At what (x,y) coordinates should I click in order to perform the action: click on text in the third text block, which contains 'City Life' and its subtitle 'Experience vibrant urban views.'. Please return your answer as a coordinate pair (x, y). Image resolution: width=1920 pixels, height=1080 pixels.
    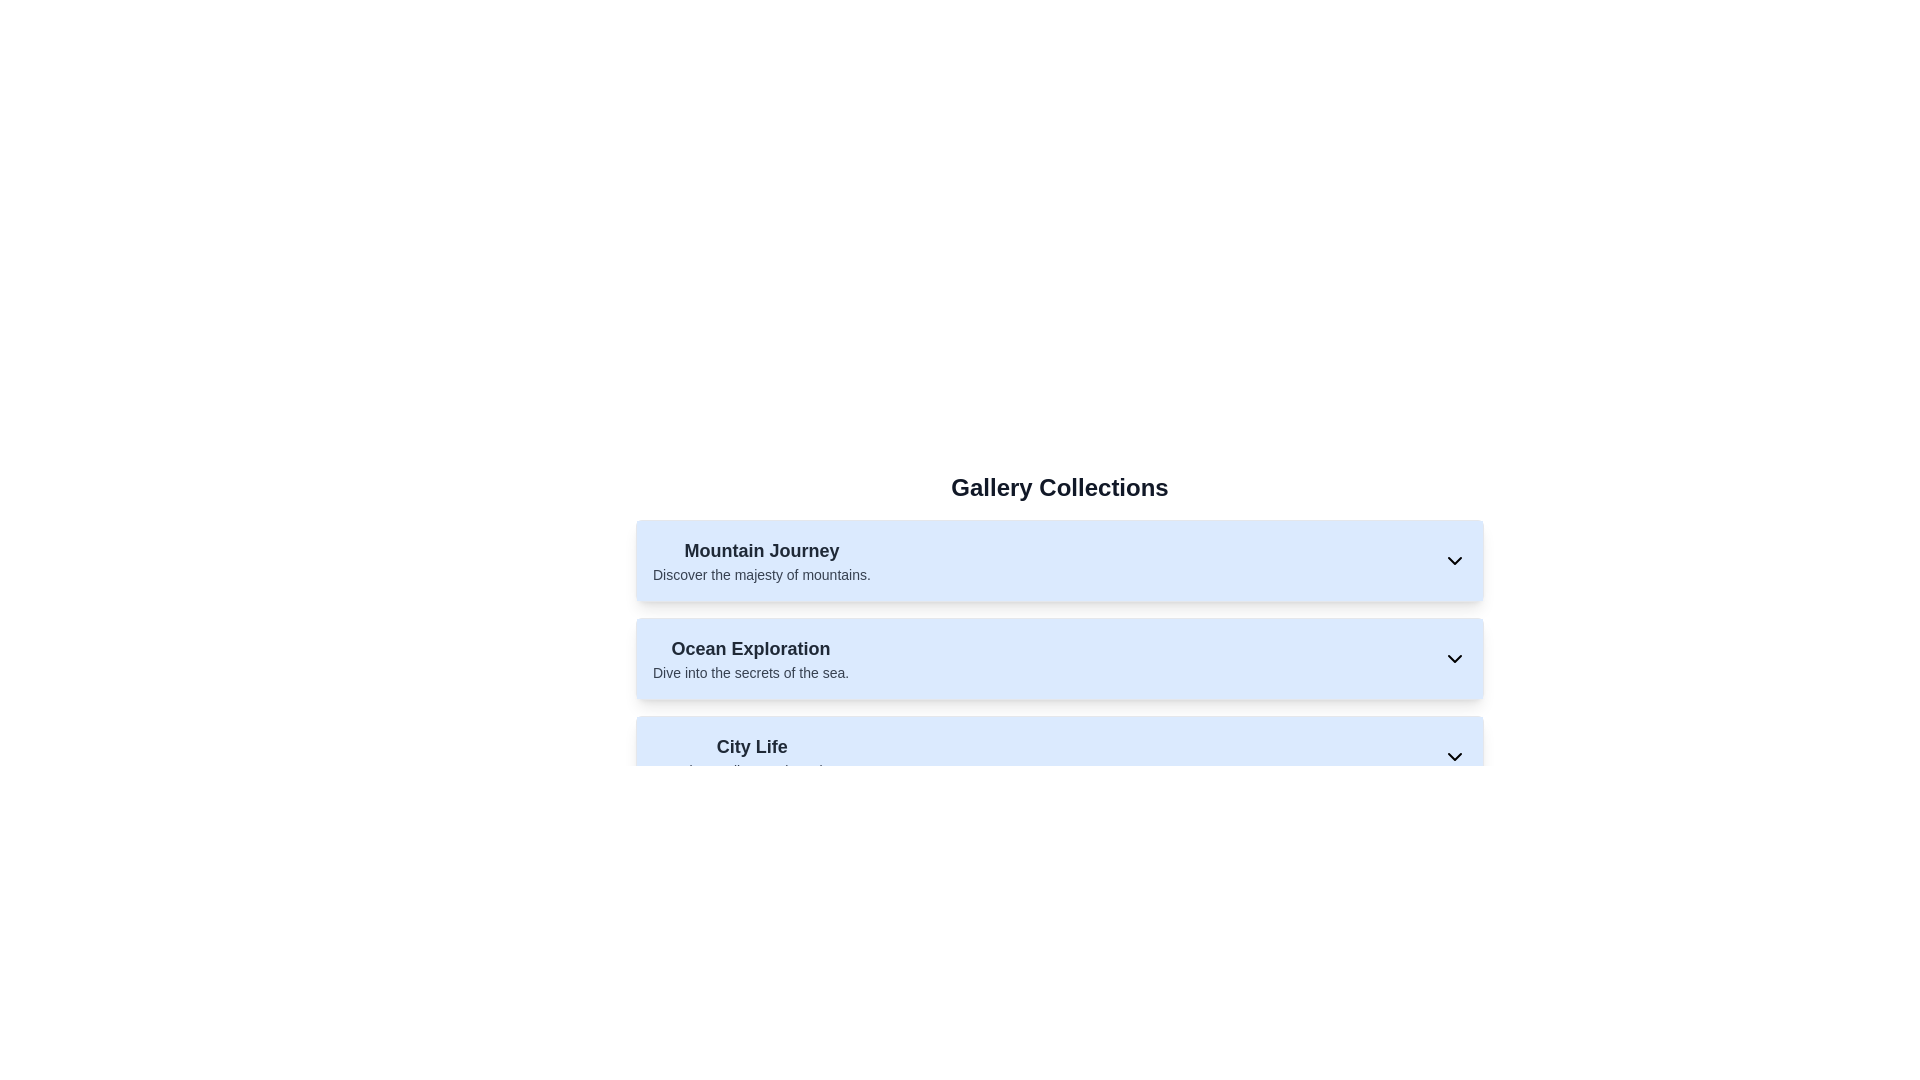
    Looking at the image, I should click on (751, 756).